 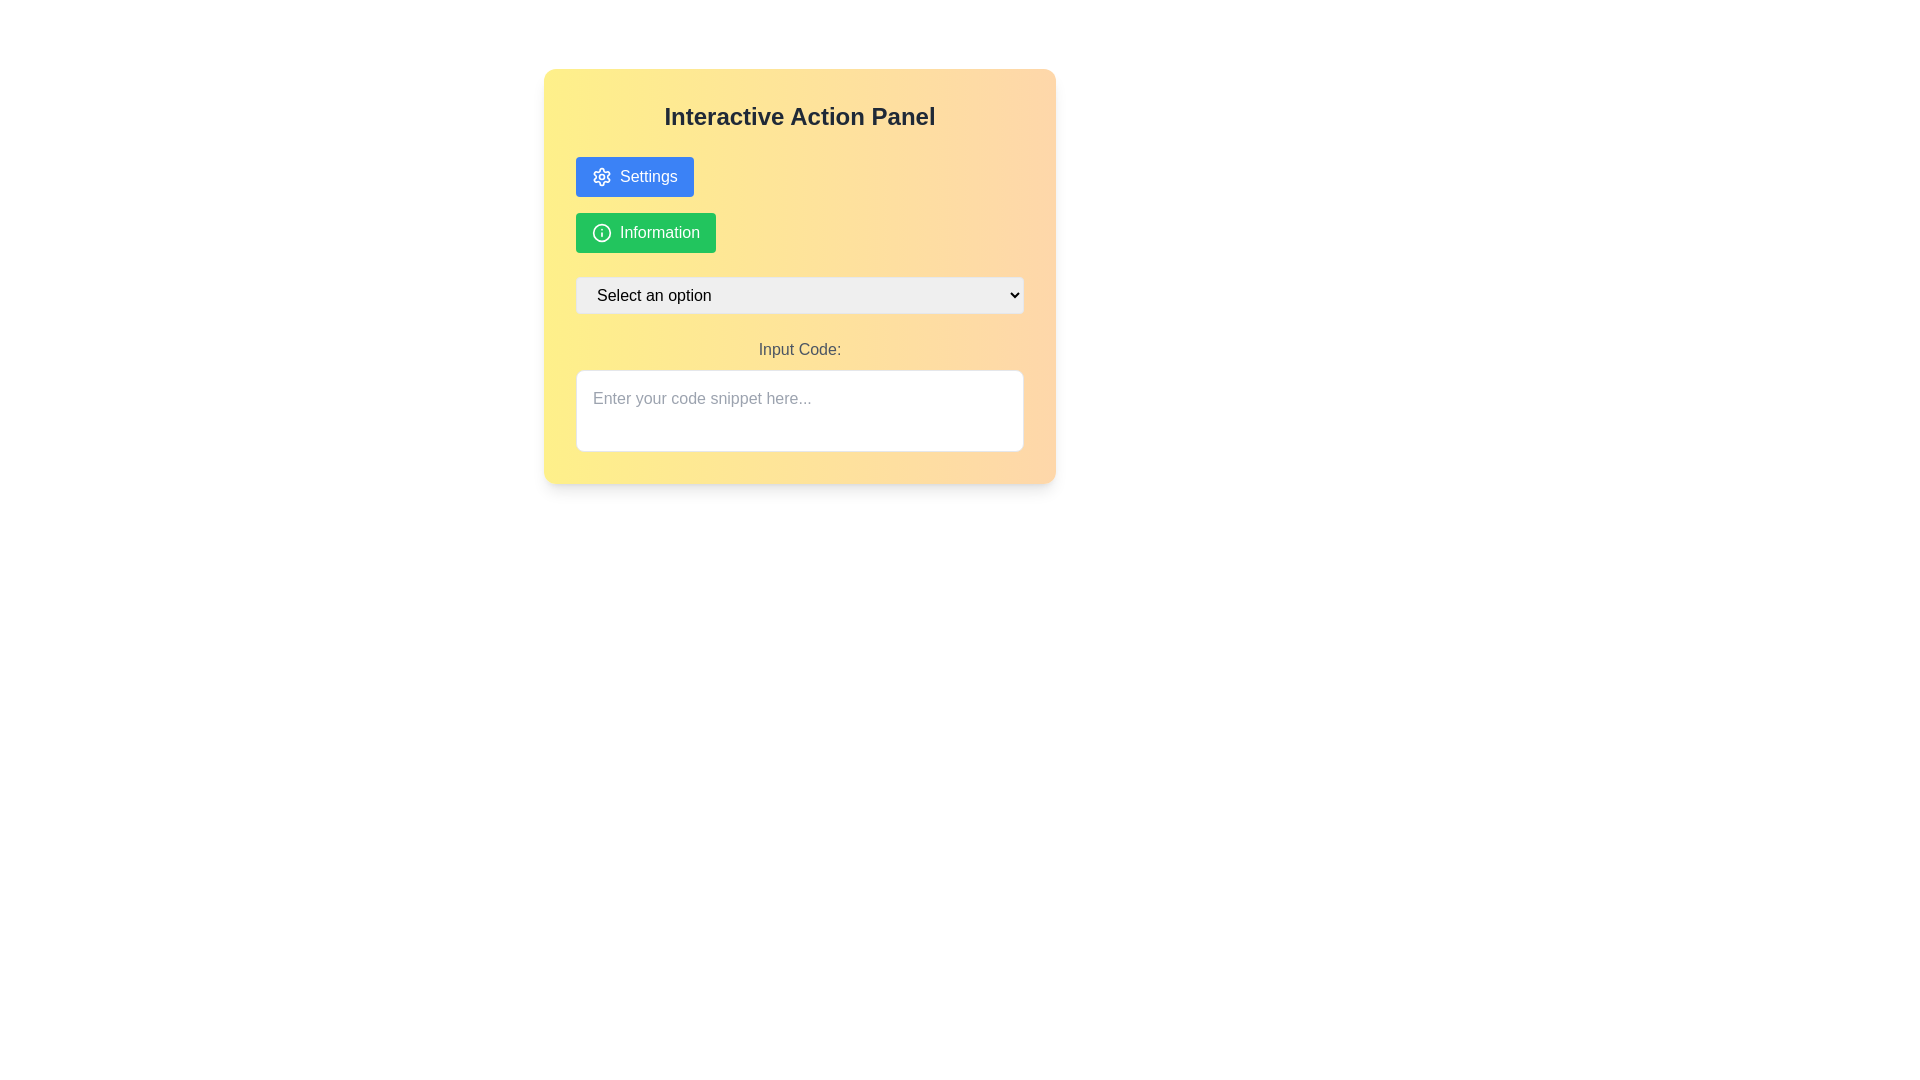 I want to click on the settings icon located to the left of the 'Settings' text inside the blue button under the panel's title, so click(x=600, y=176).